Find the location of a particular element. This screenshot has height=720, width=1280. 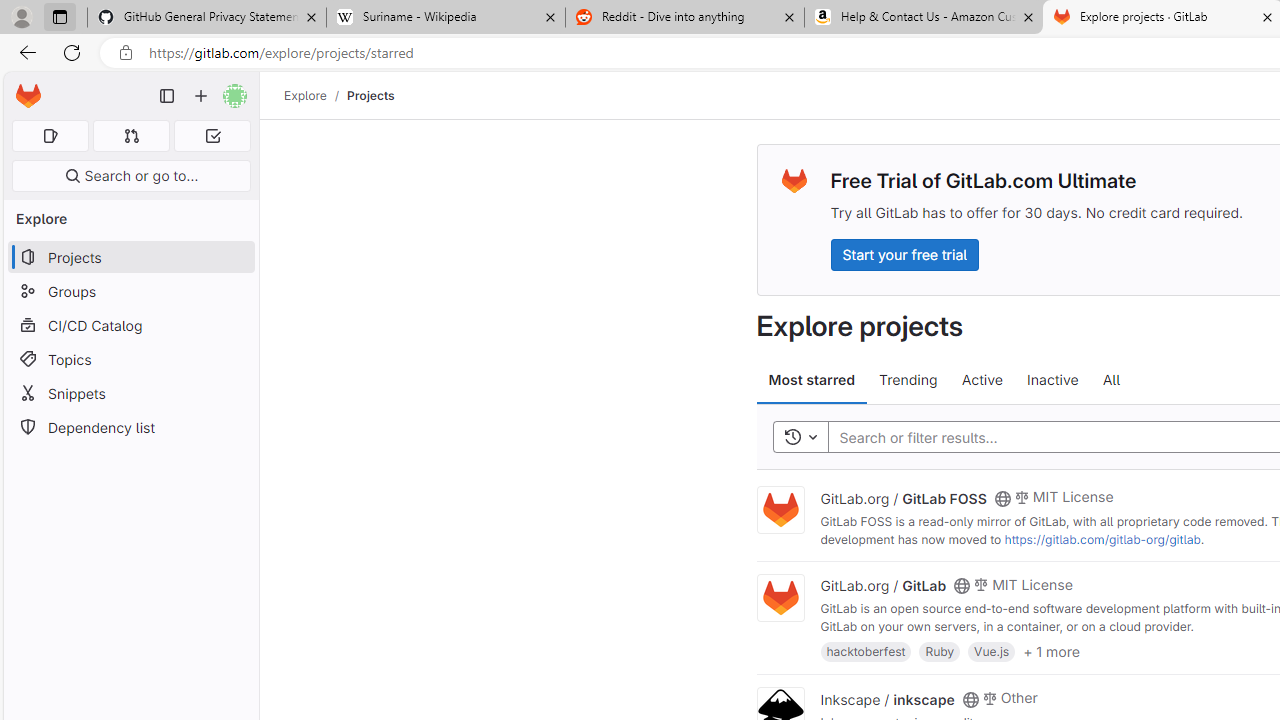

'Class: s16' is located at coordinates (970, 698).